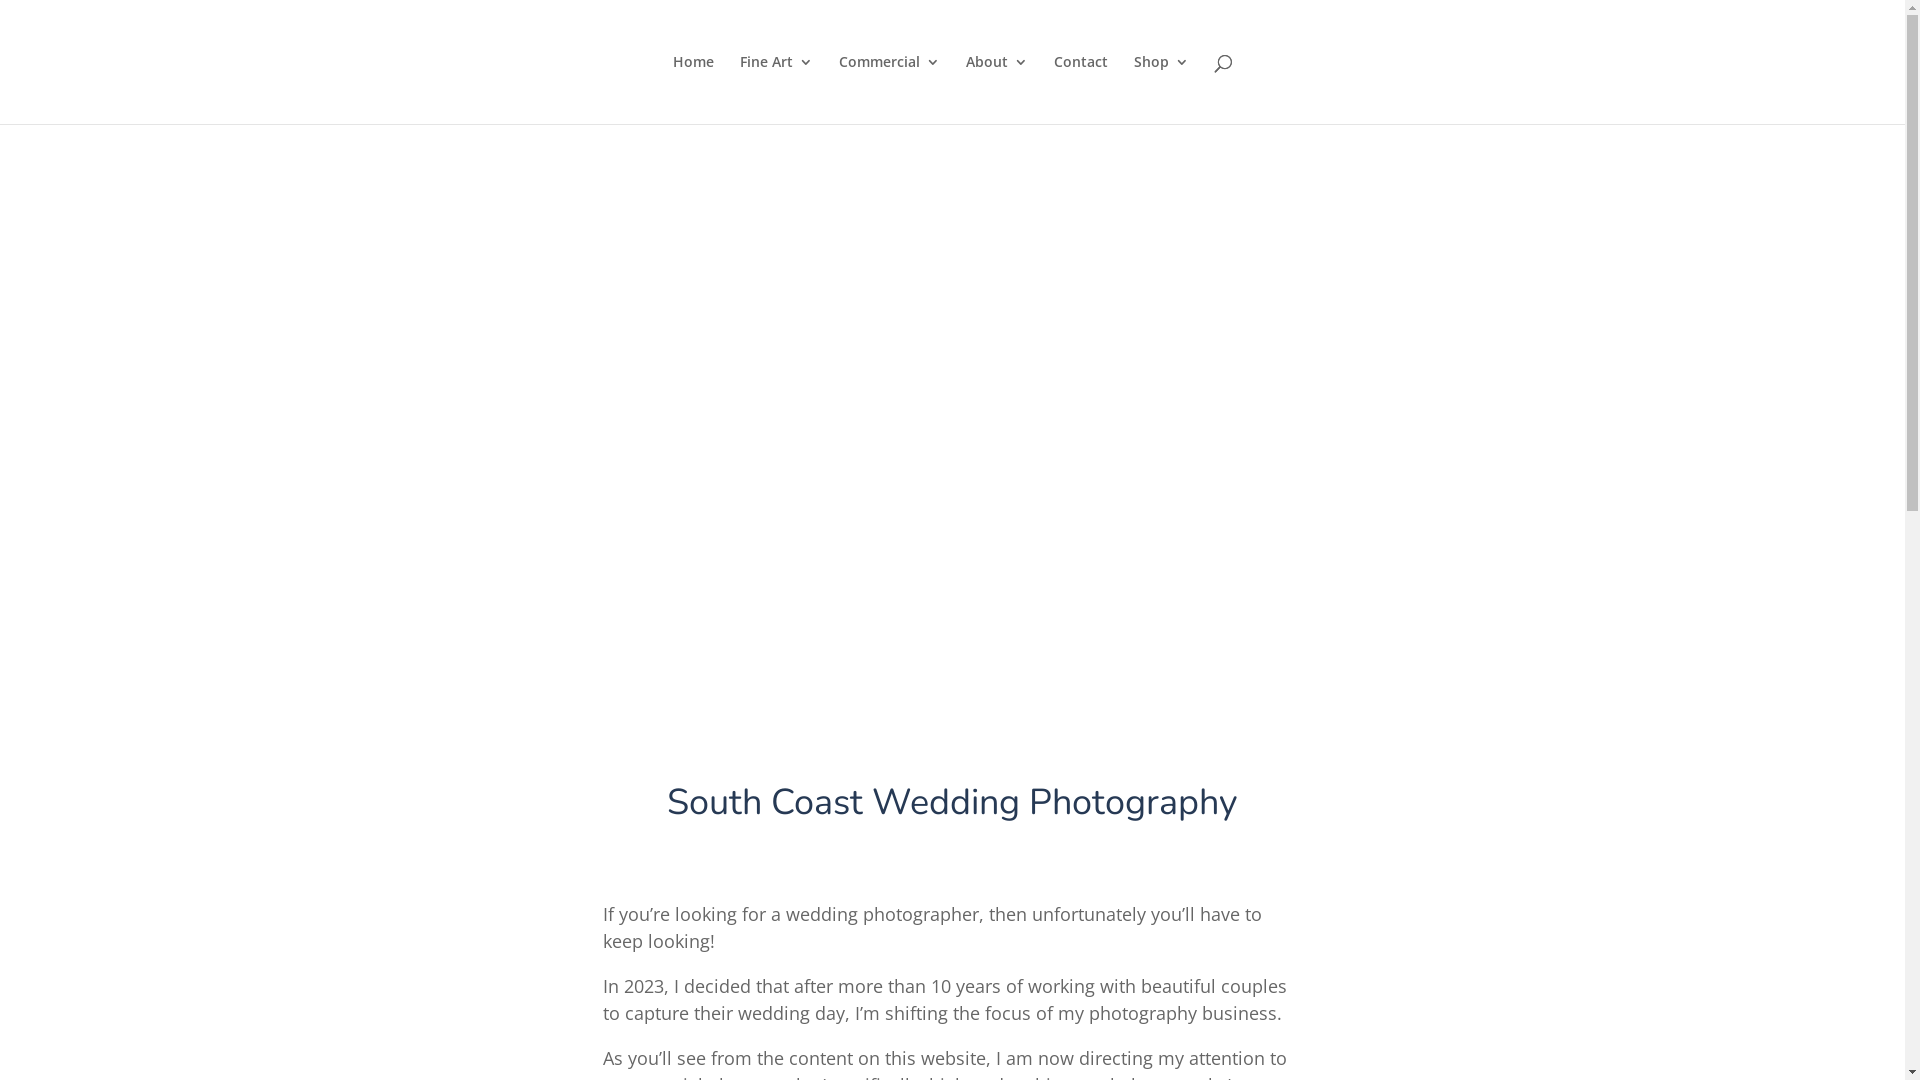 The height and width of the screenshot is (1080, 1920). I want to click on 'About', so click(965, 88).